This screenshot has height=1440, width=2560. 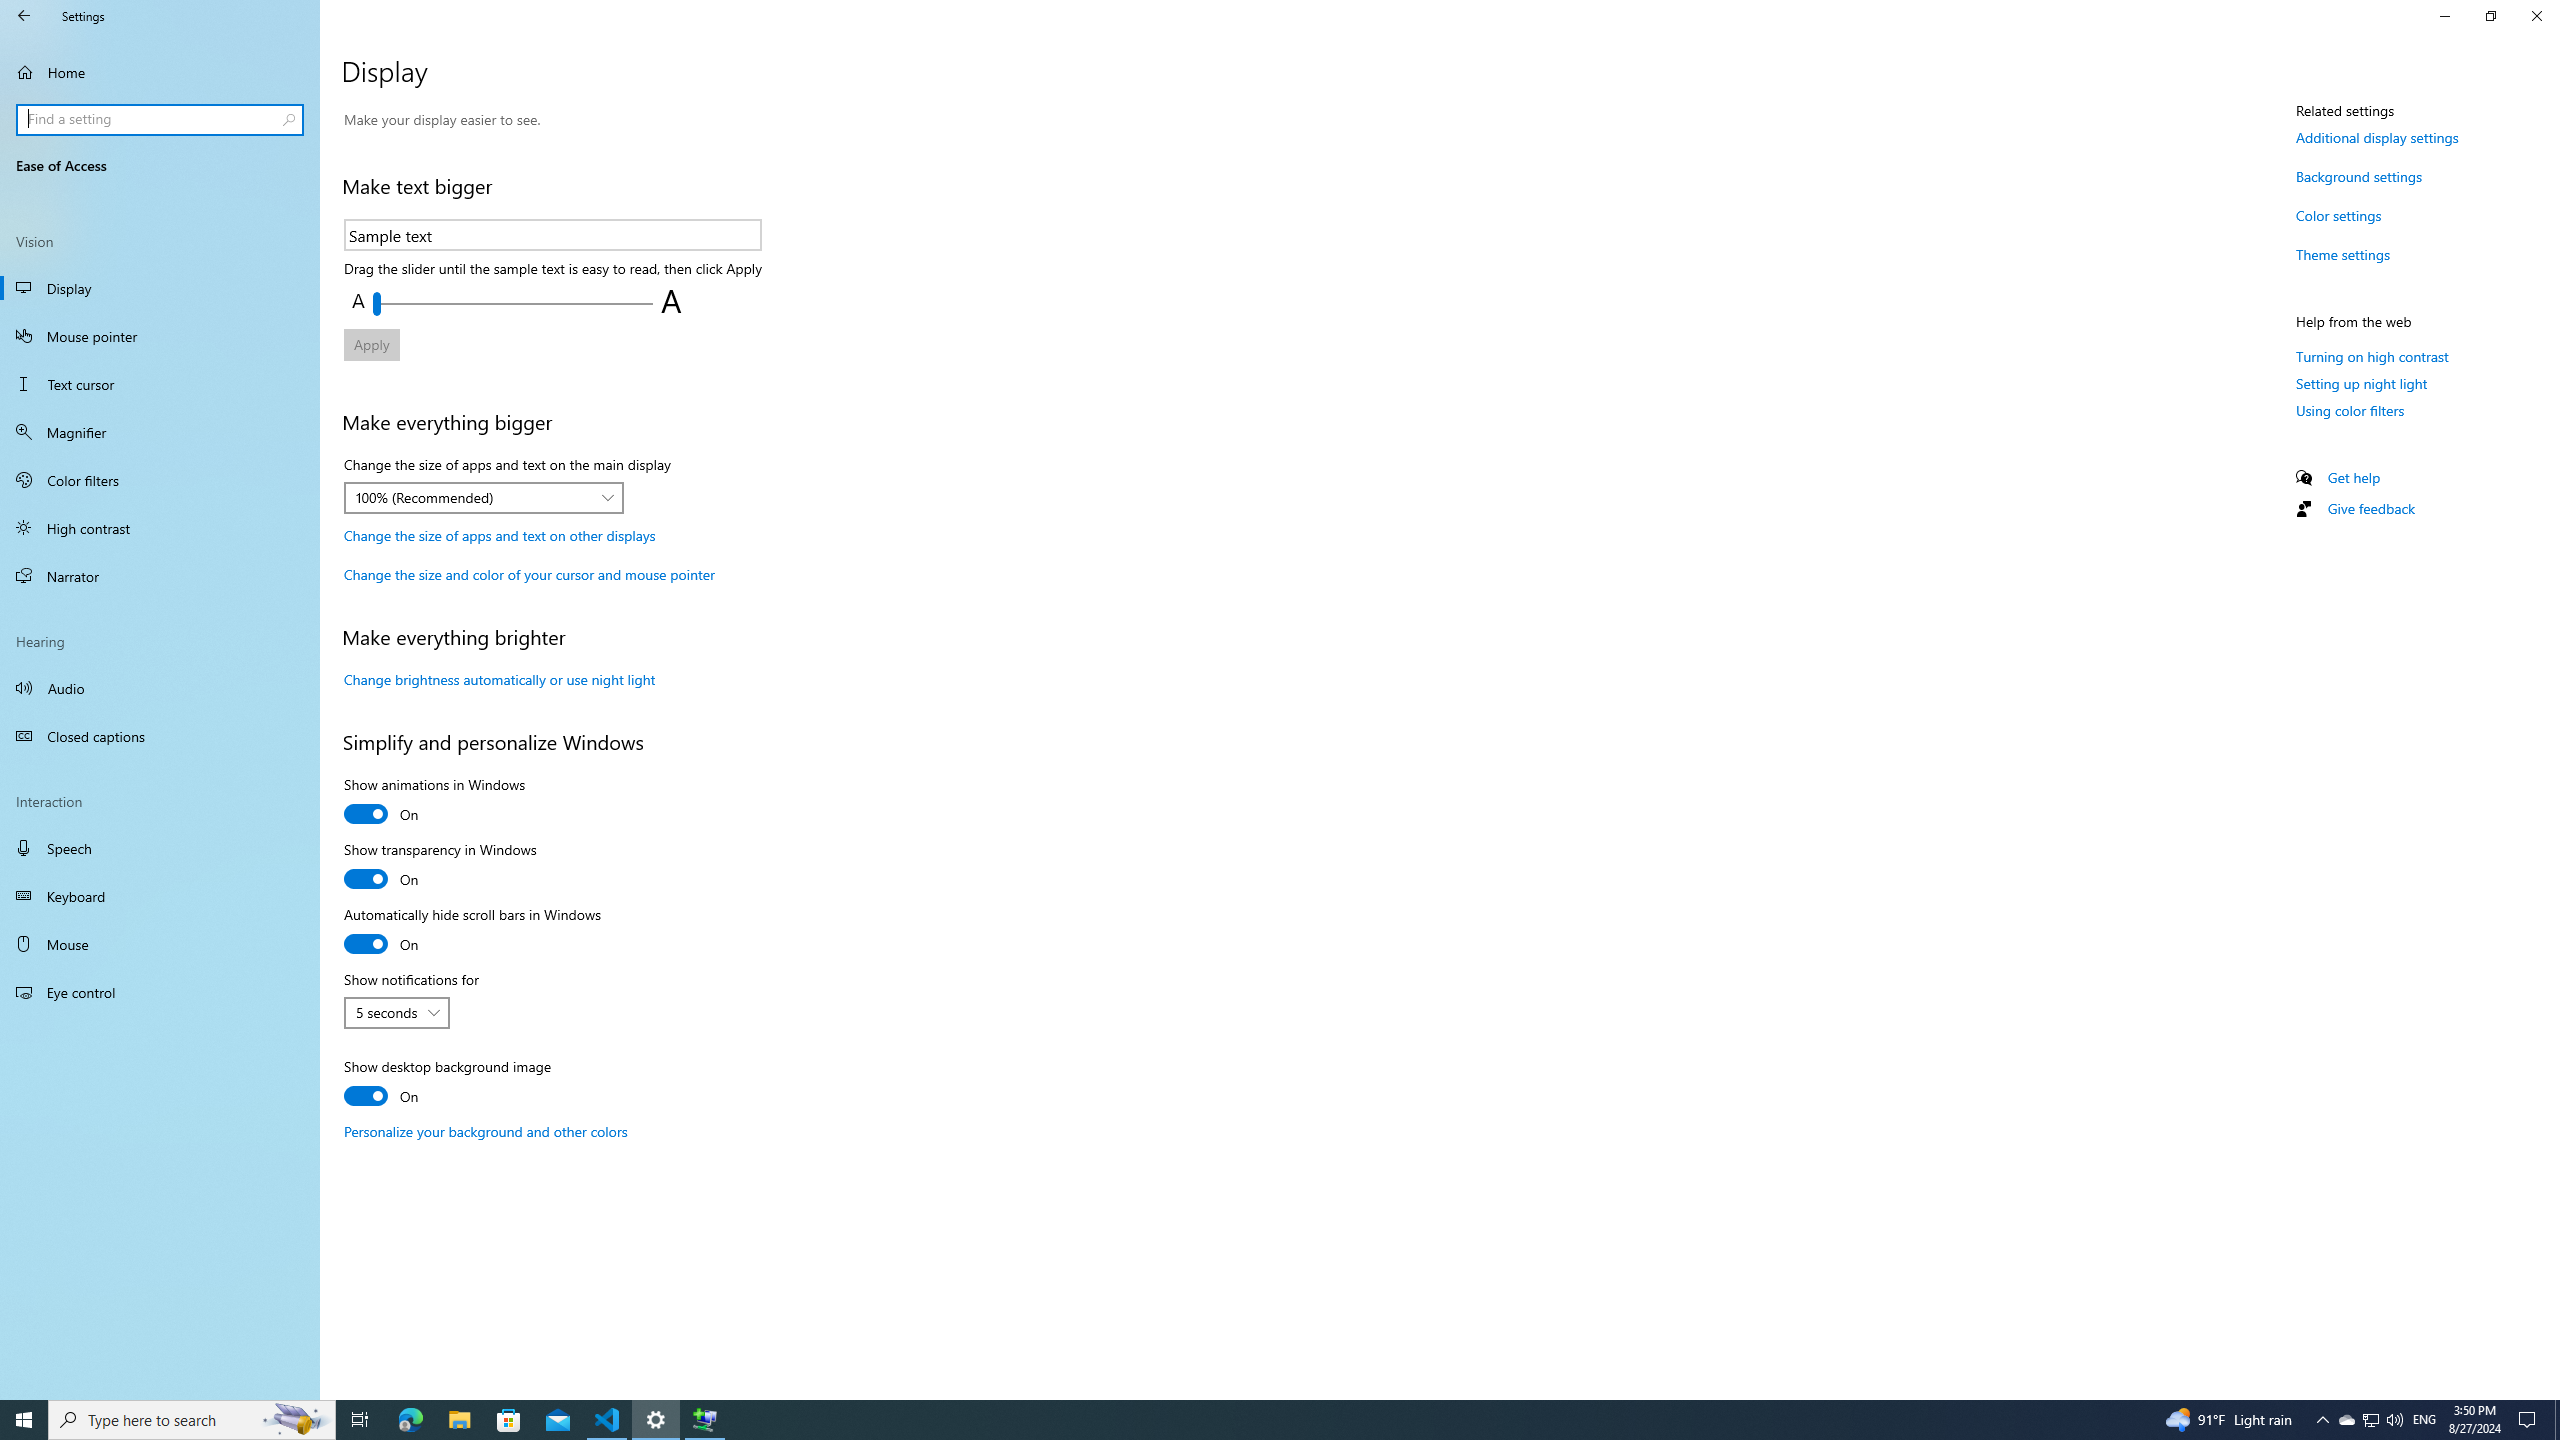 I want to click on '5 seconds', so click(x=386, y=1012).